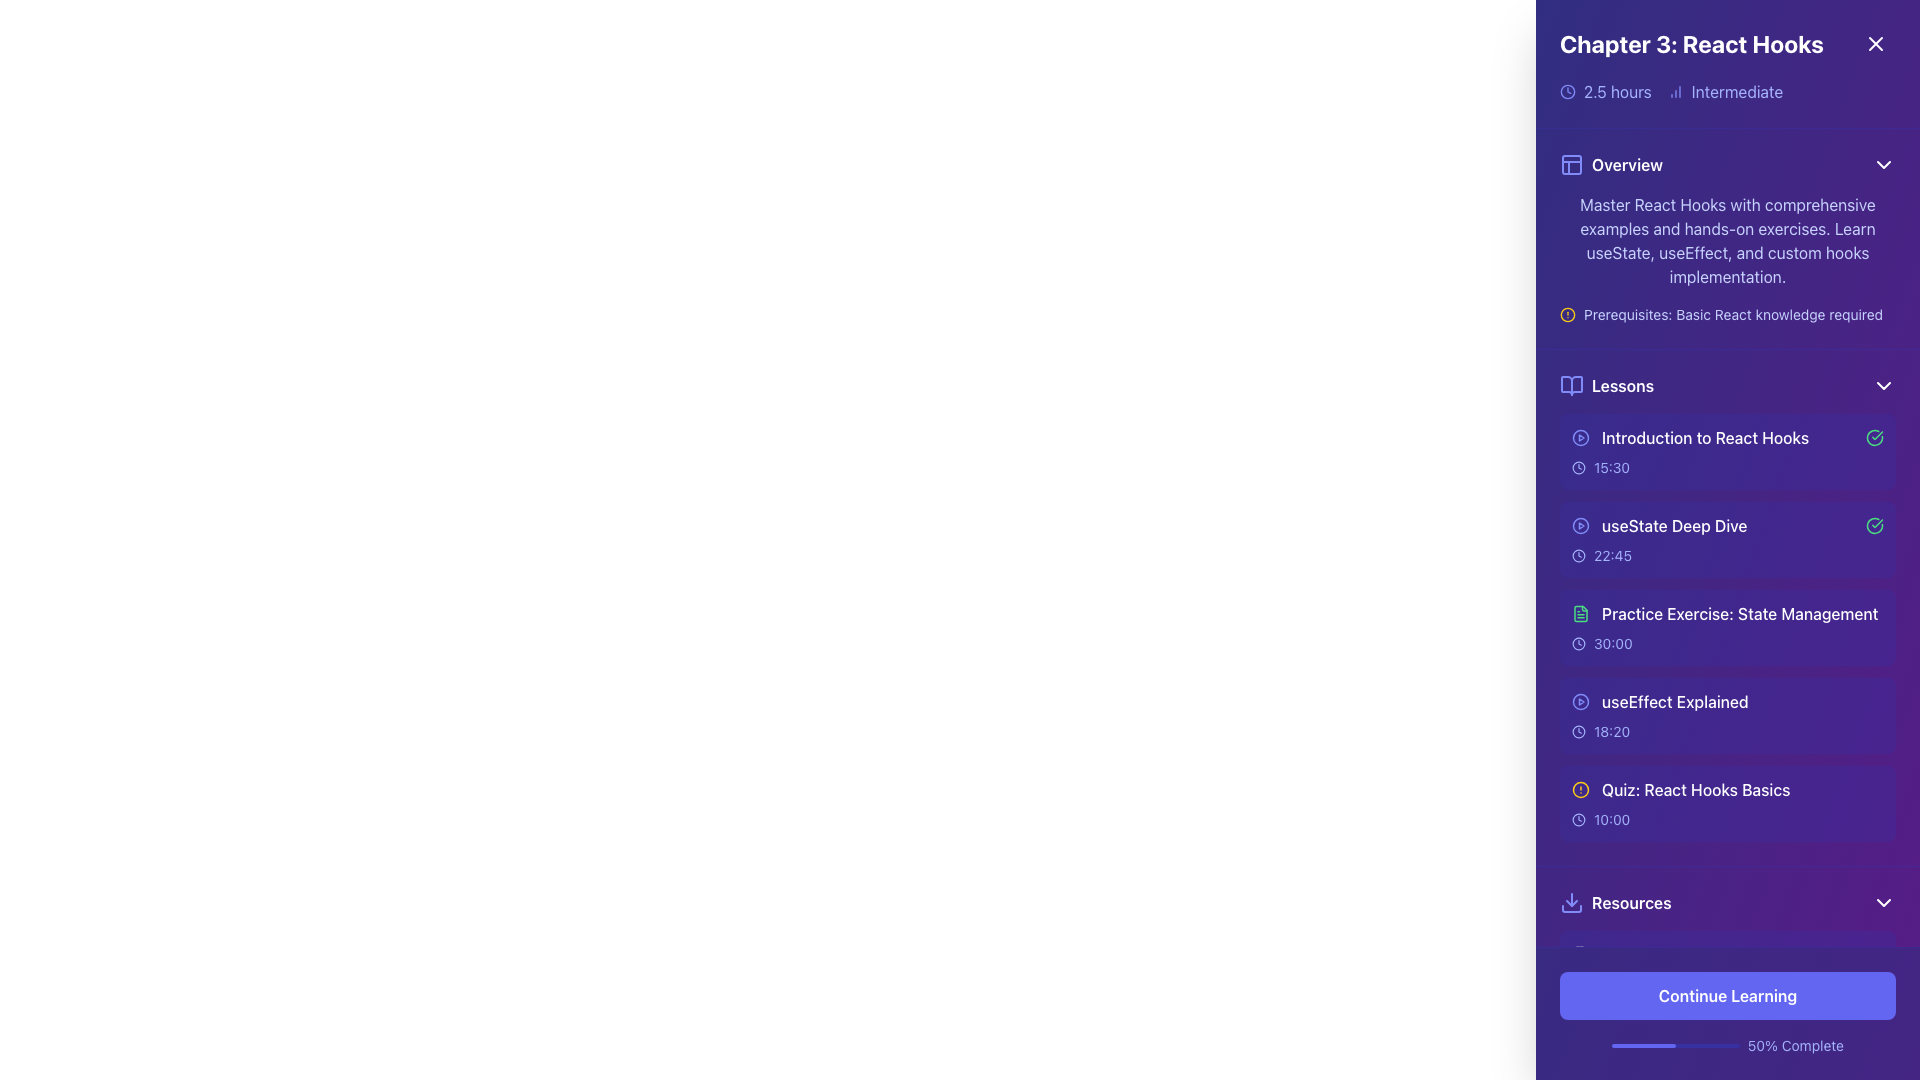 This screenshot has height=1080, width=1920. Describe the element at coordinates (1674, 524) in the screenshot. I see `the content of the text label displaying 'useState Deep Dive', which is the second item in the lesson list under the section labeled 'Lessons'` at that location.